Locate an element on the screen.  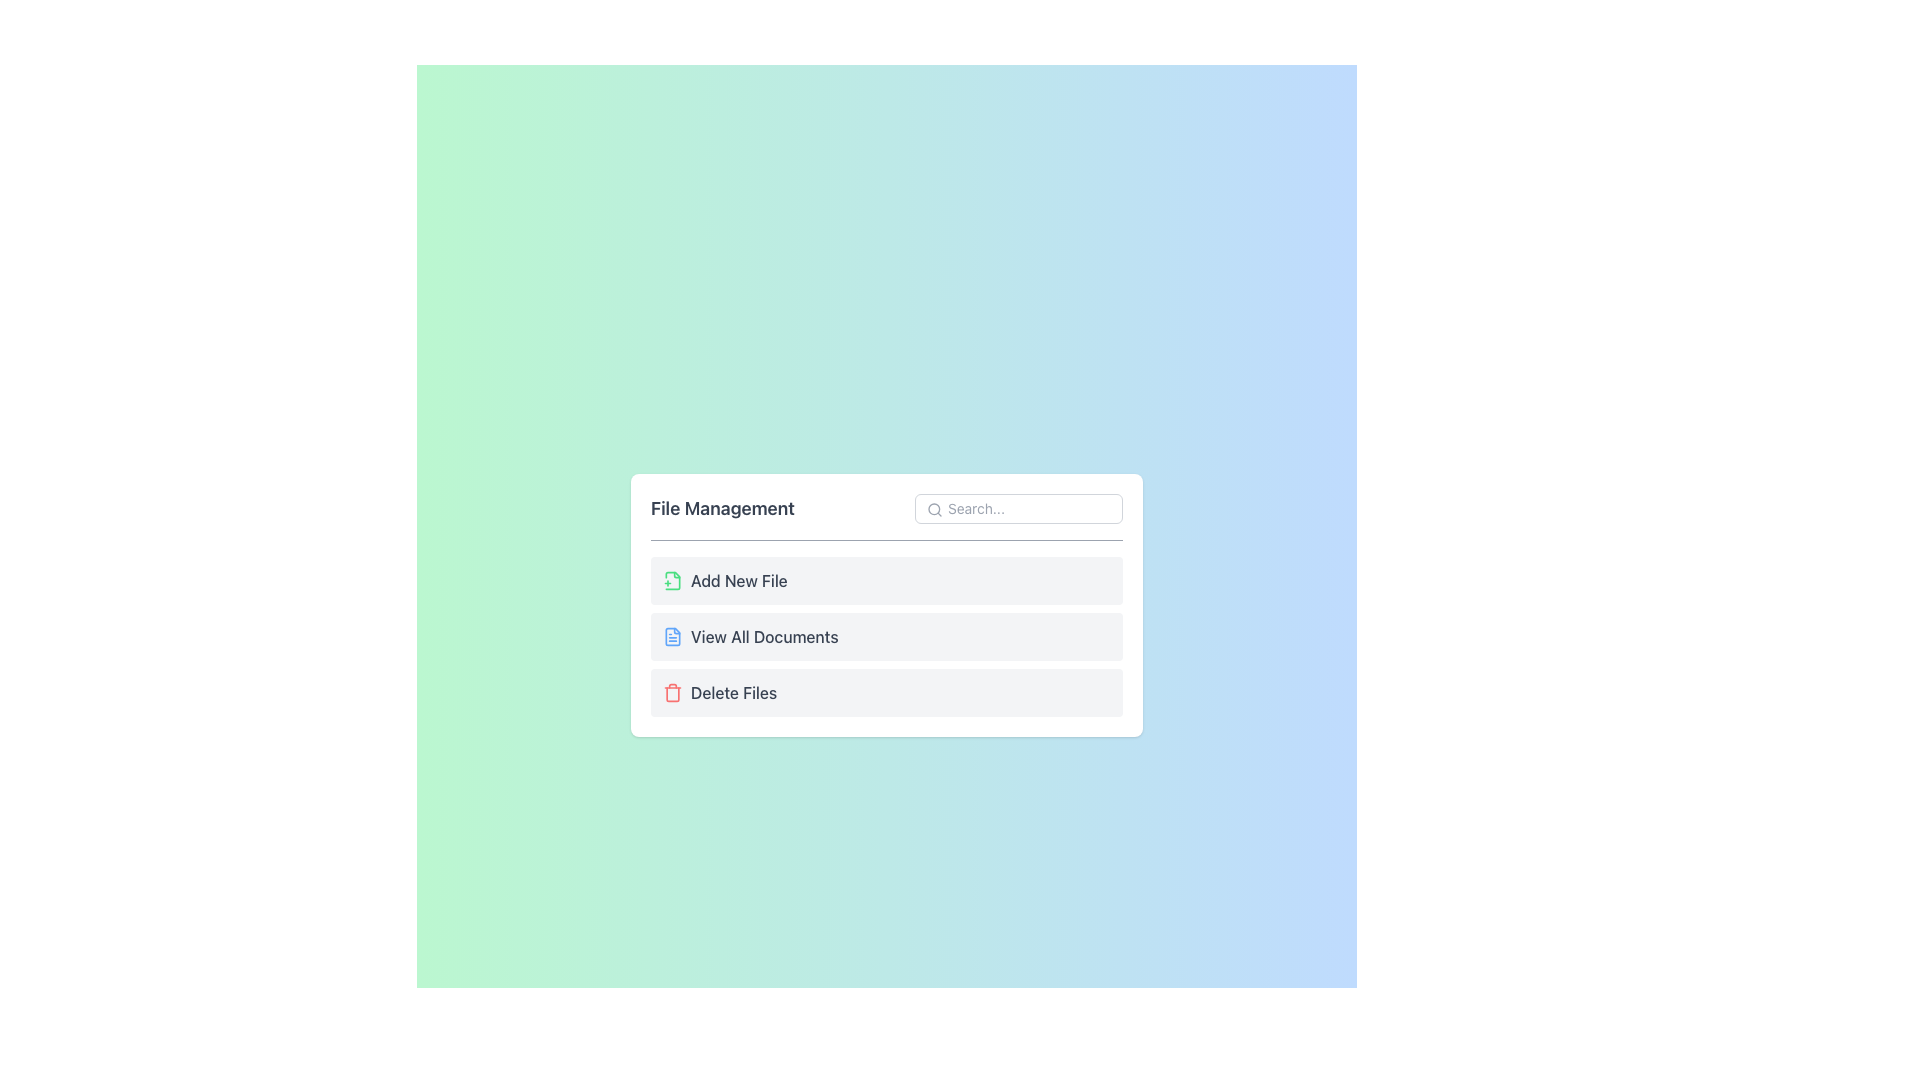
the 'Delete Files' text label, which is styled in gray and located to the right of a red trash icon within the 'File Management' section is located at coordinates (733, 691).